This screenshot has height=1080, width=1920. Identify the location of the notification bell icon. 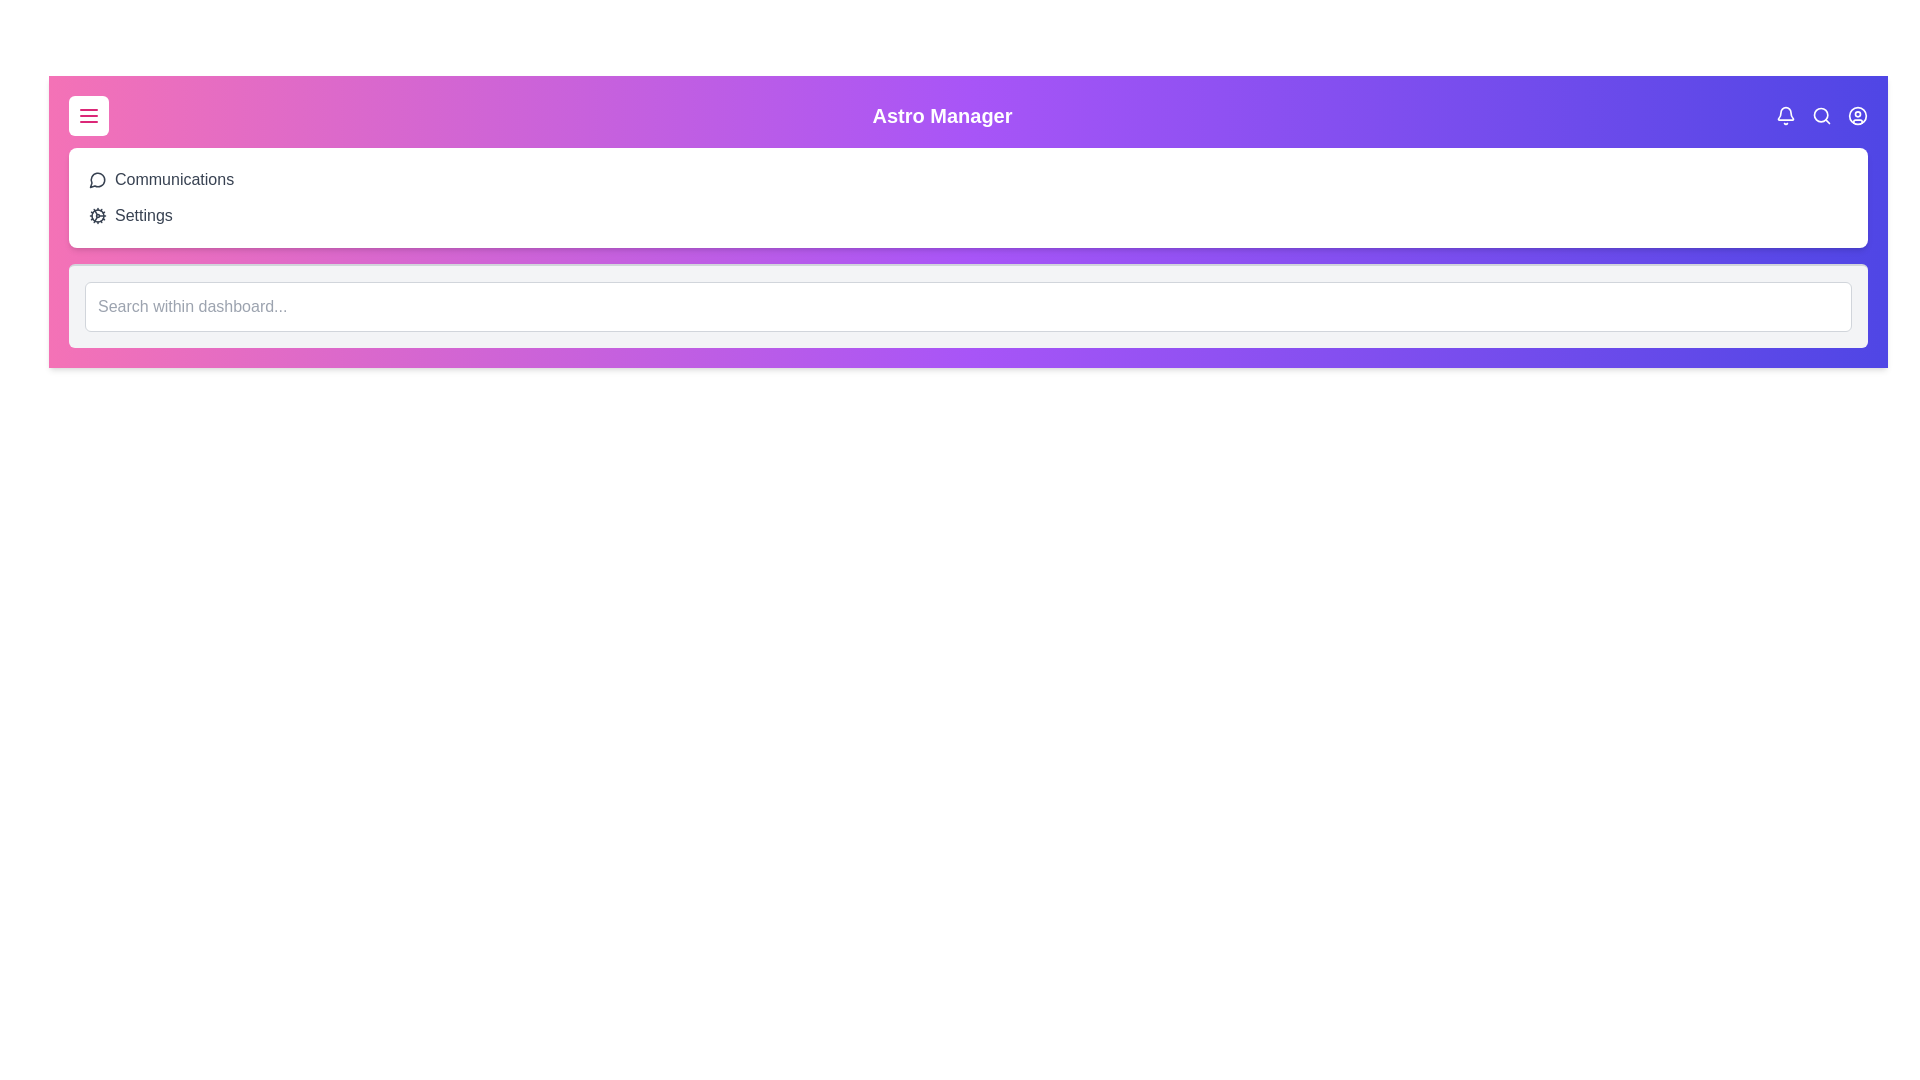
(1785, 115).